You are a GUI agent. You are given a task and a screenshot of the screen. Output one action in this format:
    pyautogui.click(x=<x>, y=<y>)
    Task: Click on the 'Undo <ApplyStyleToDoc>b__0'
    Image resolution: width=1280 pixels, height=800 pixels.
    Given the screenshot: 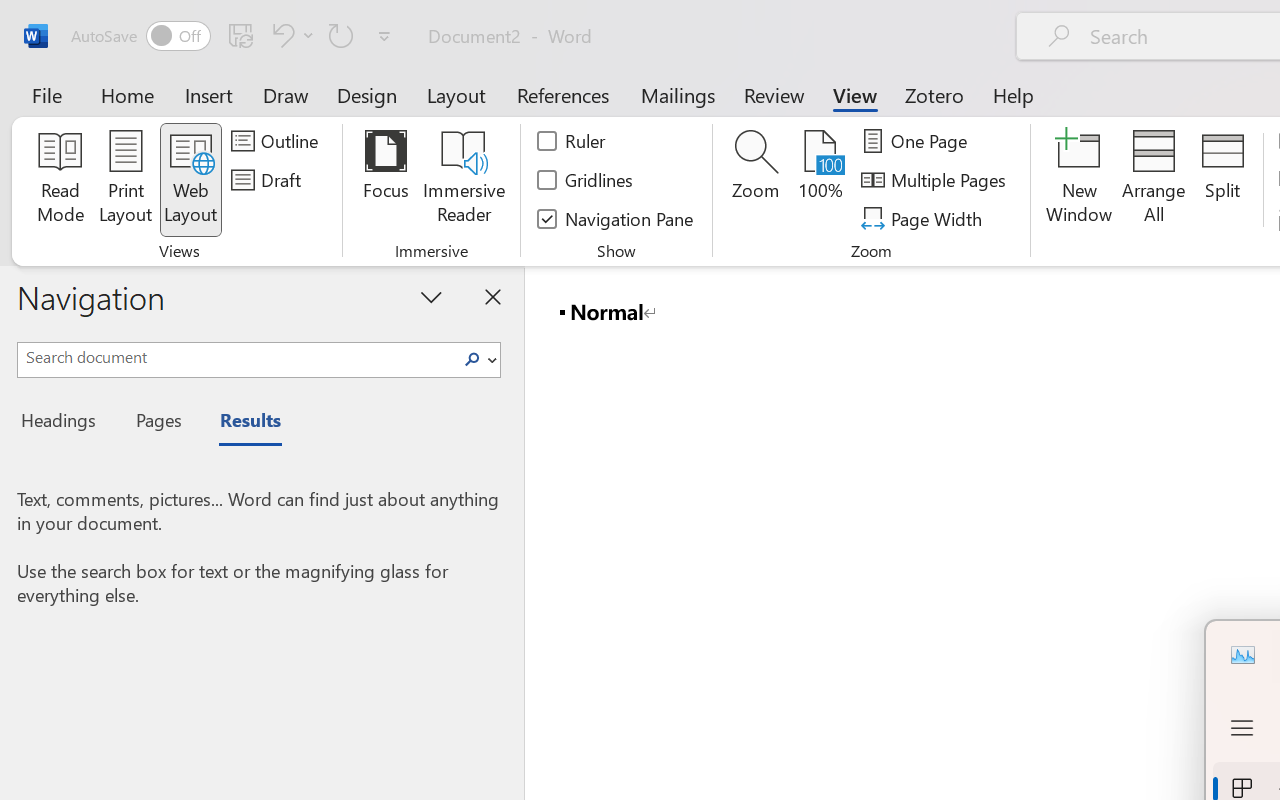 What is the action you would take?
    pyautogui.click(x=289, y=34)
    